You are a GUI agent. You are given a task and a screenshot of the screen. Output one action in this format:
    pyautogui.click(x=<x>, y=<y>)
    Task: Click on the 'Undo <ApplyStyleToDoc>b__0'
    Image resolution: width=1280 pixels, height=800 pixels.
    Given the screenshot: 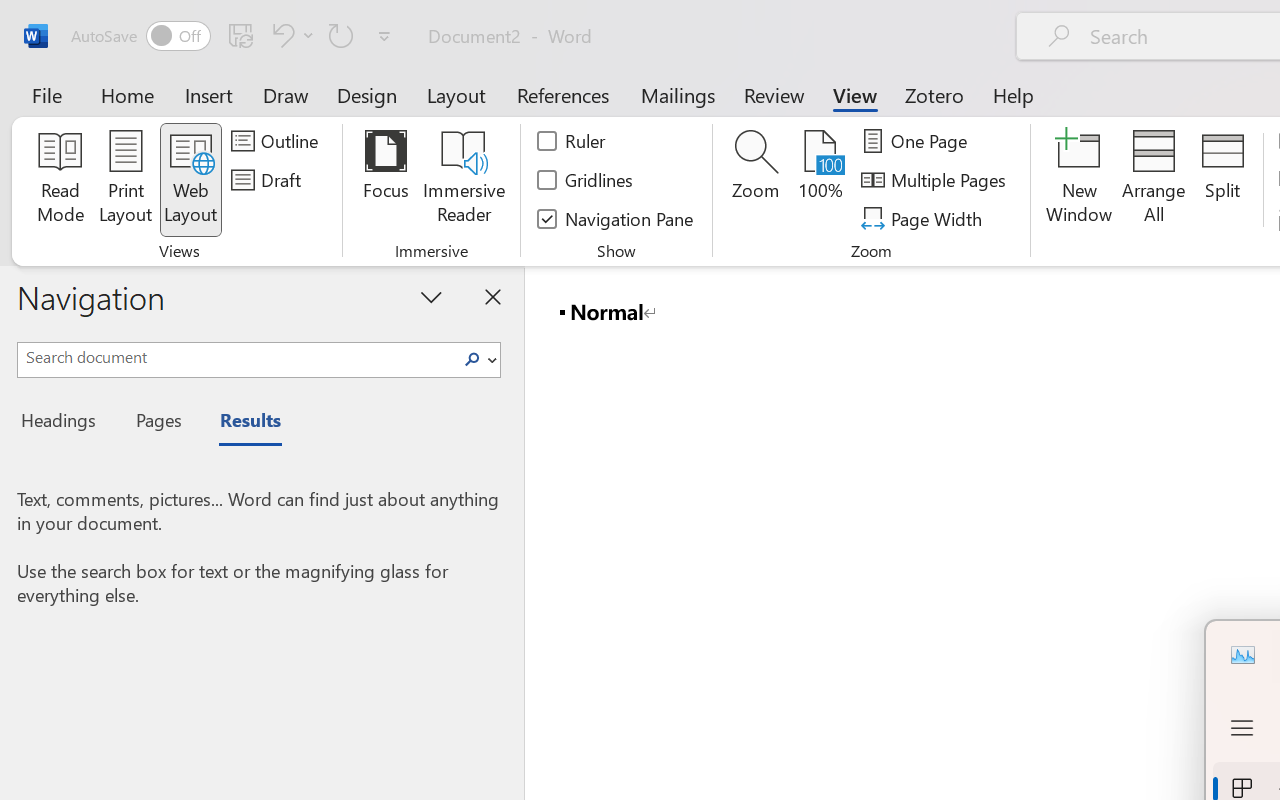 What is the action you would take?
    pyautogui.click(x=289, y=34)
    